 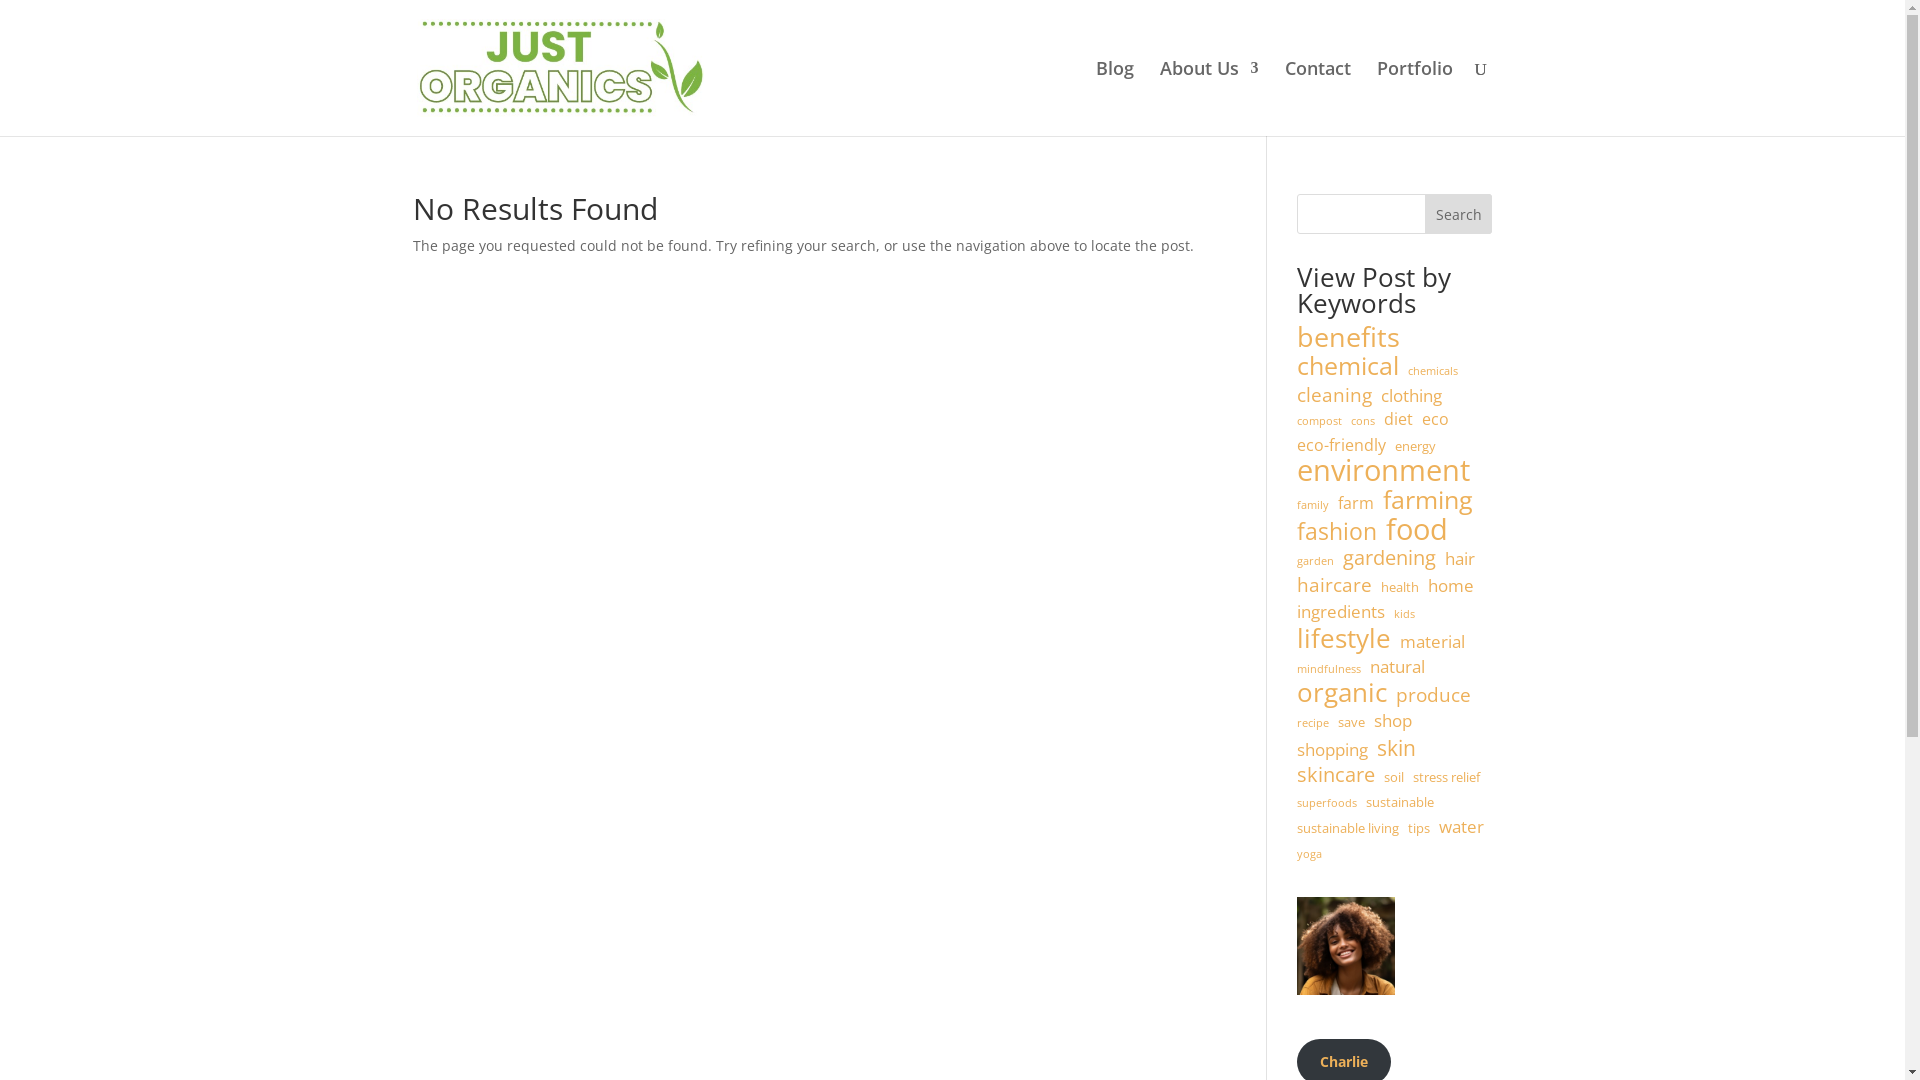 What do you see at coordinates (1332, 749) in the screenshot?
I see `'shopping'` at bounding box center [1332, 749].